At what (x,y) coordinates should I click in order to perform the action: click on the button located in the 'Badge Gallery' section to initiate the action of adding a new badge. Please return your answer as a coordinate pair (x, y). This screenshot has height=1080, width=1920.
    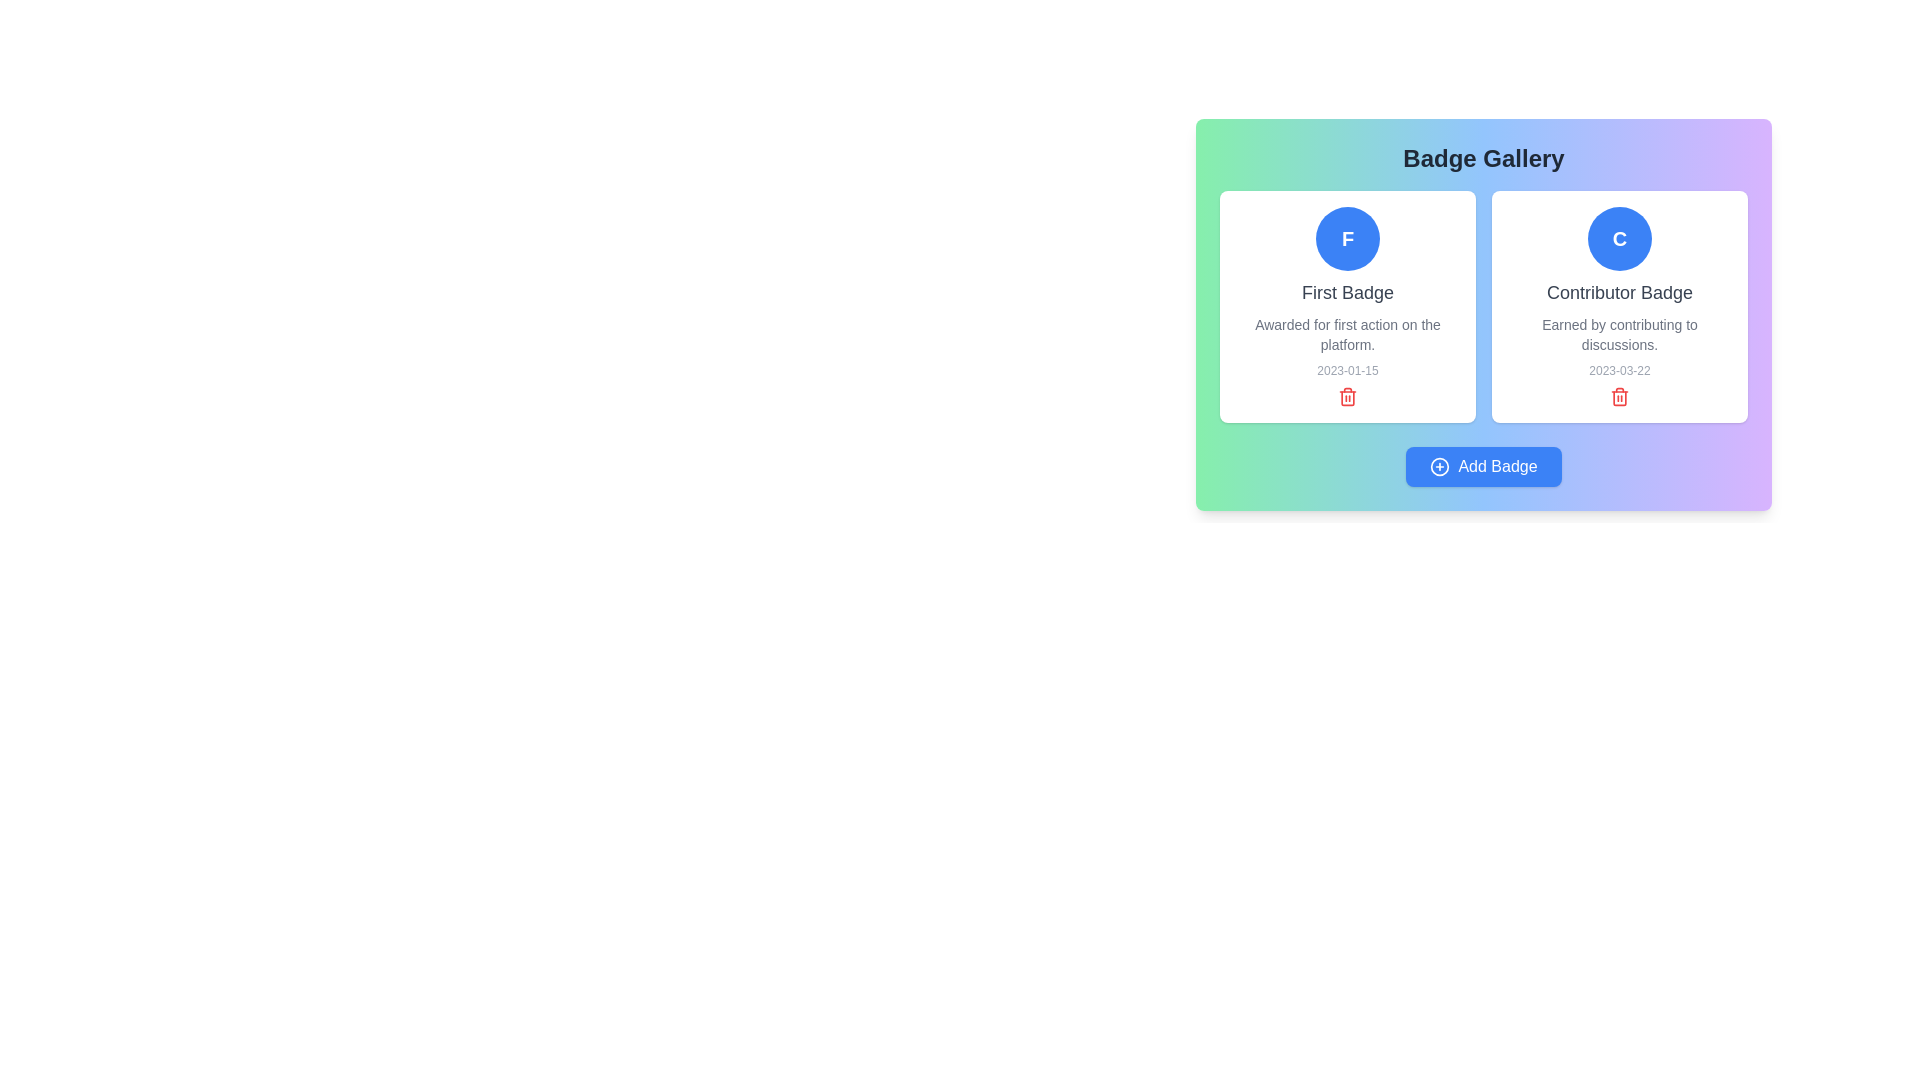
    Looking at the image, I should click on (1483, 466).